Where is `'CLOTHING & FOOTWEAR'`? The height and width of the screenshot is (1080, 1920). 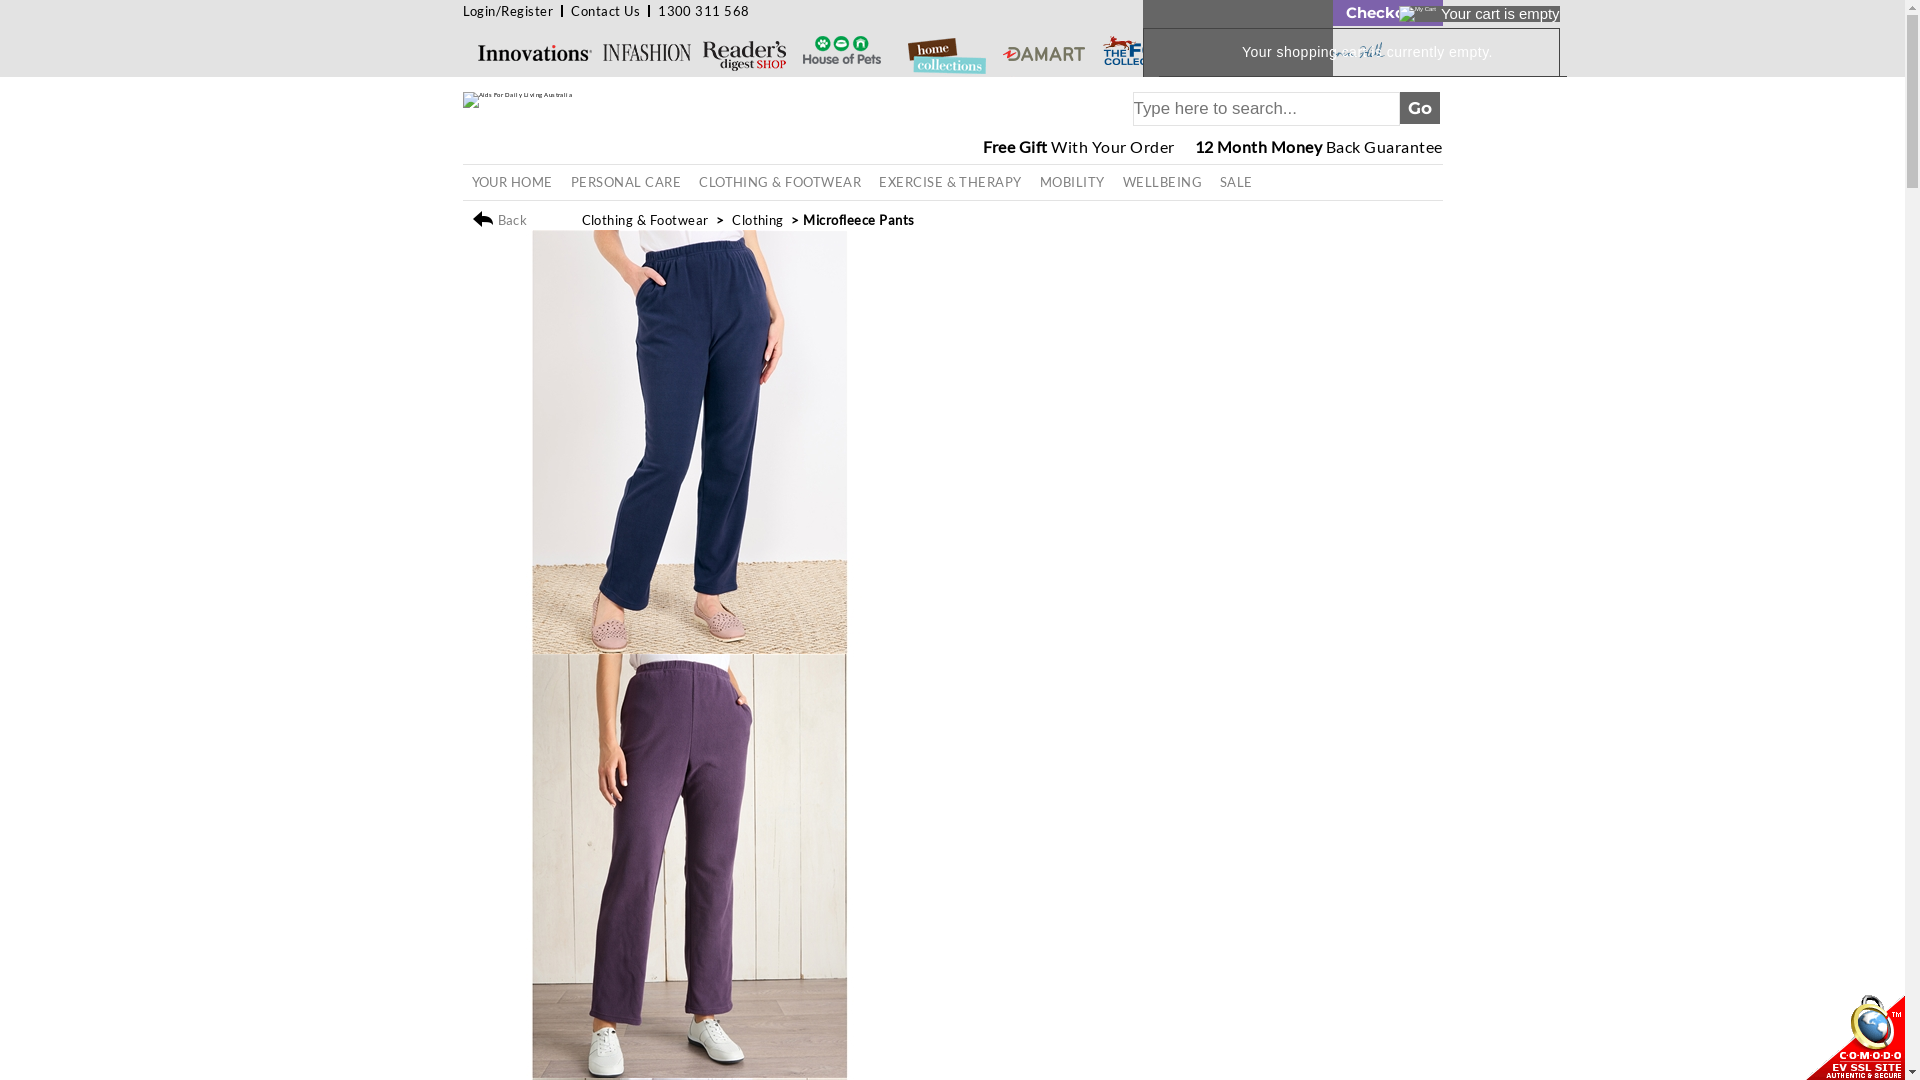 'CLOTHING & FOOTWEAR' is located at coordinates (778, 182).